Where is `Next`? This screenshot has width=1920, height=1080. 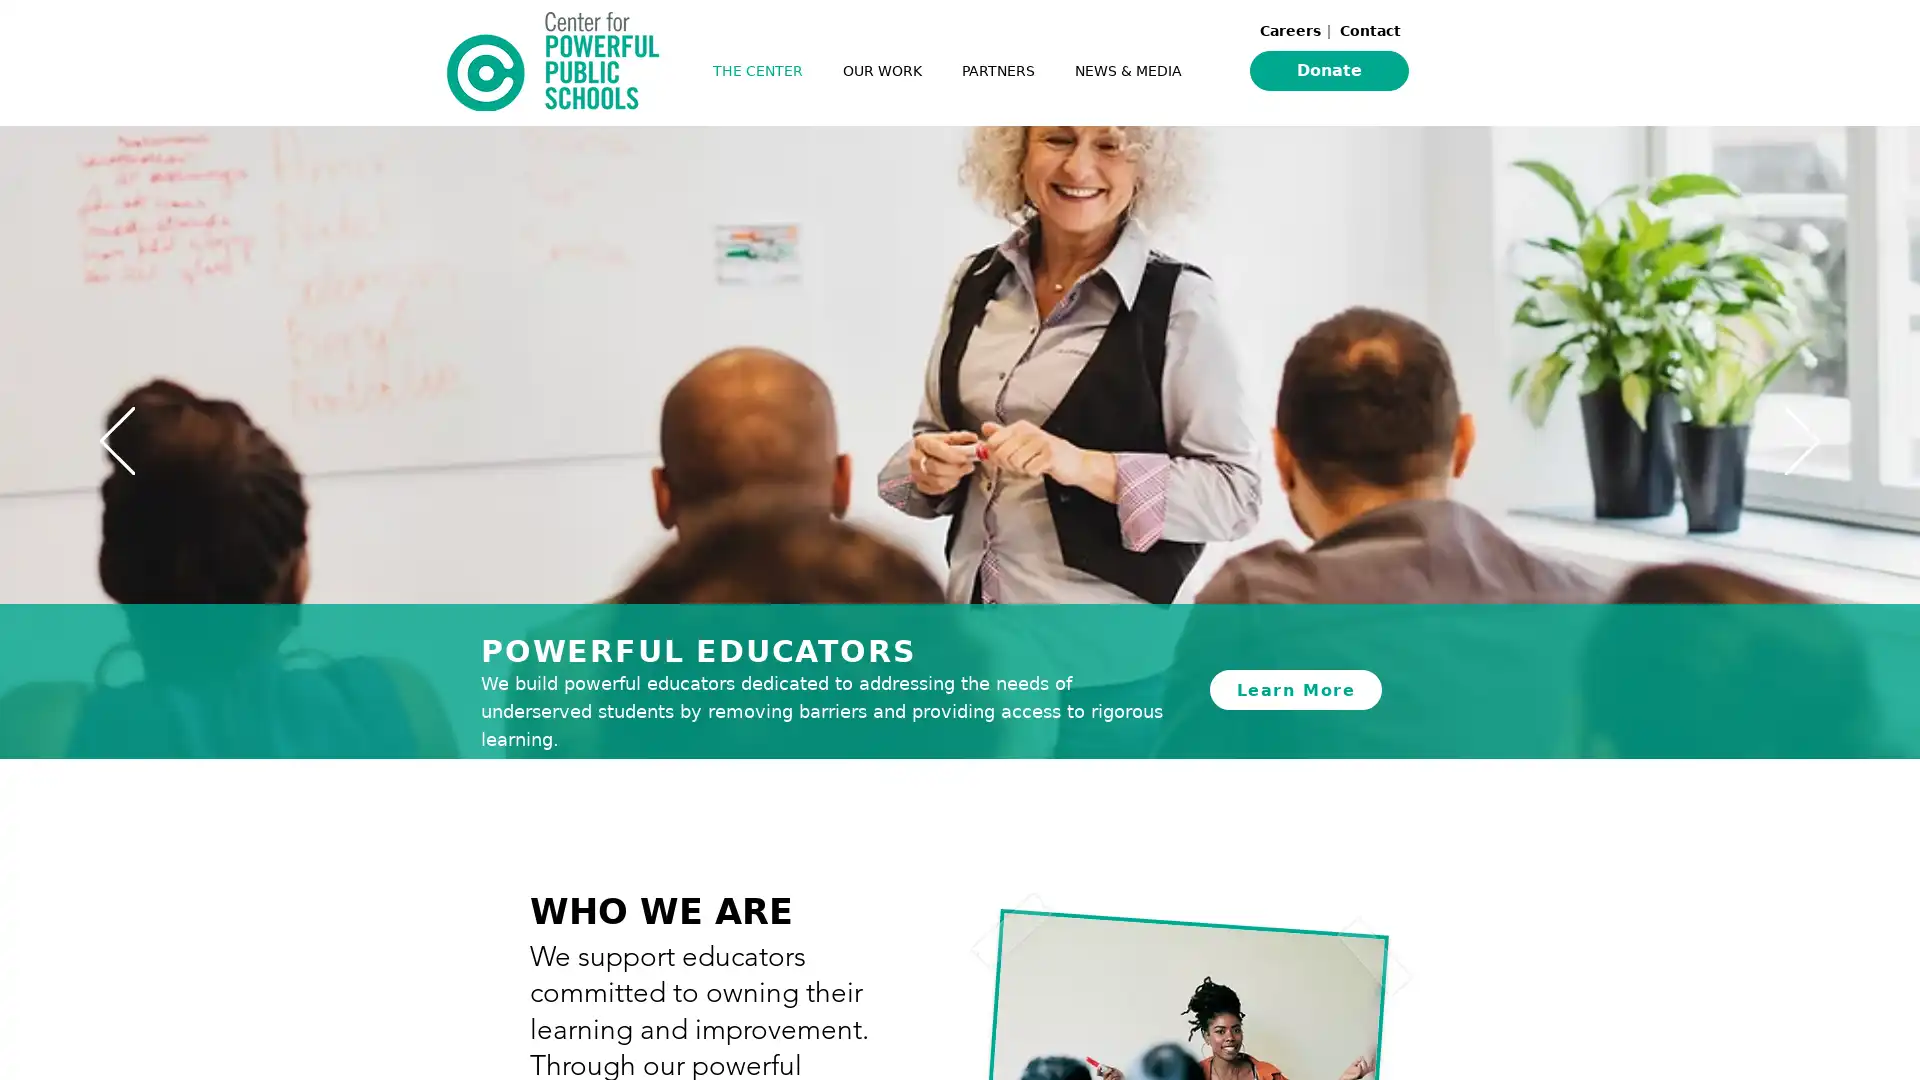
Next is located at coordinates (1802, 441).